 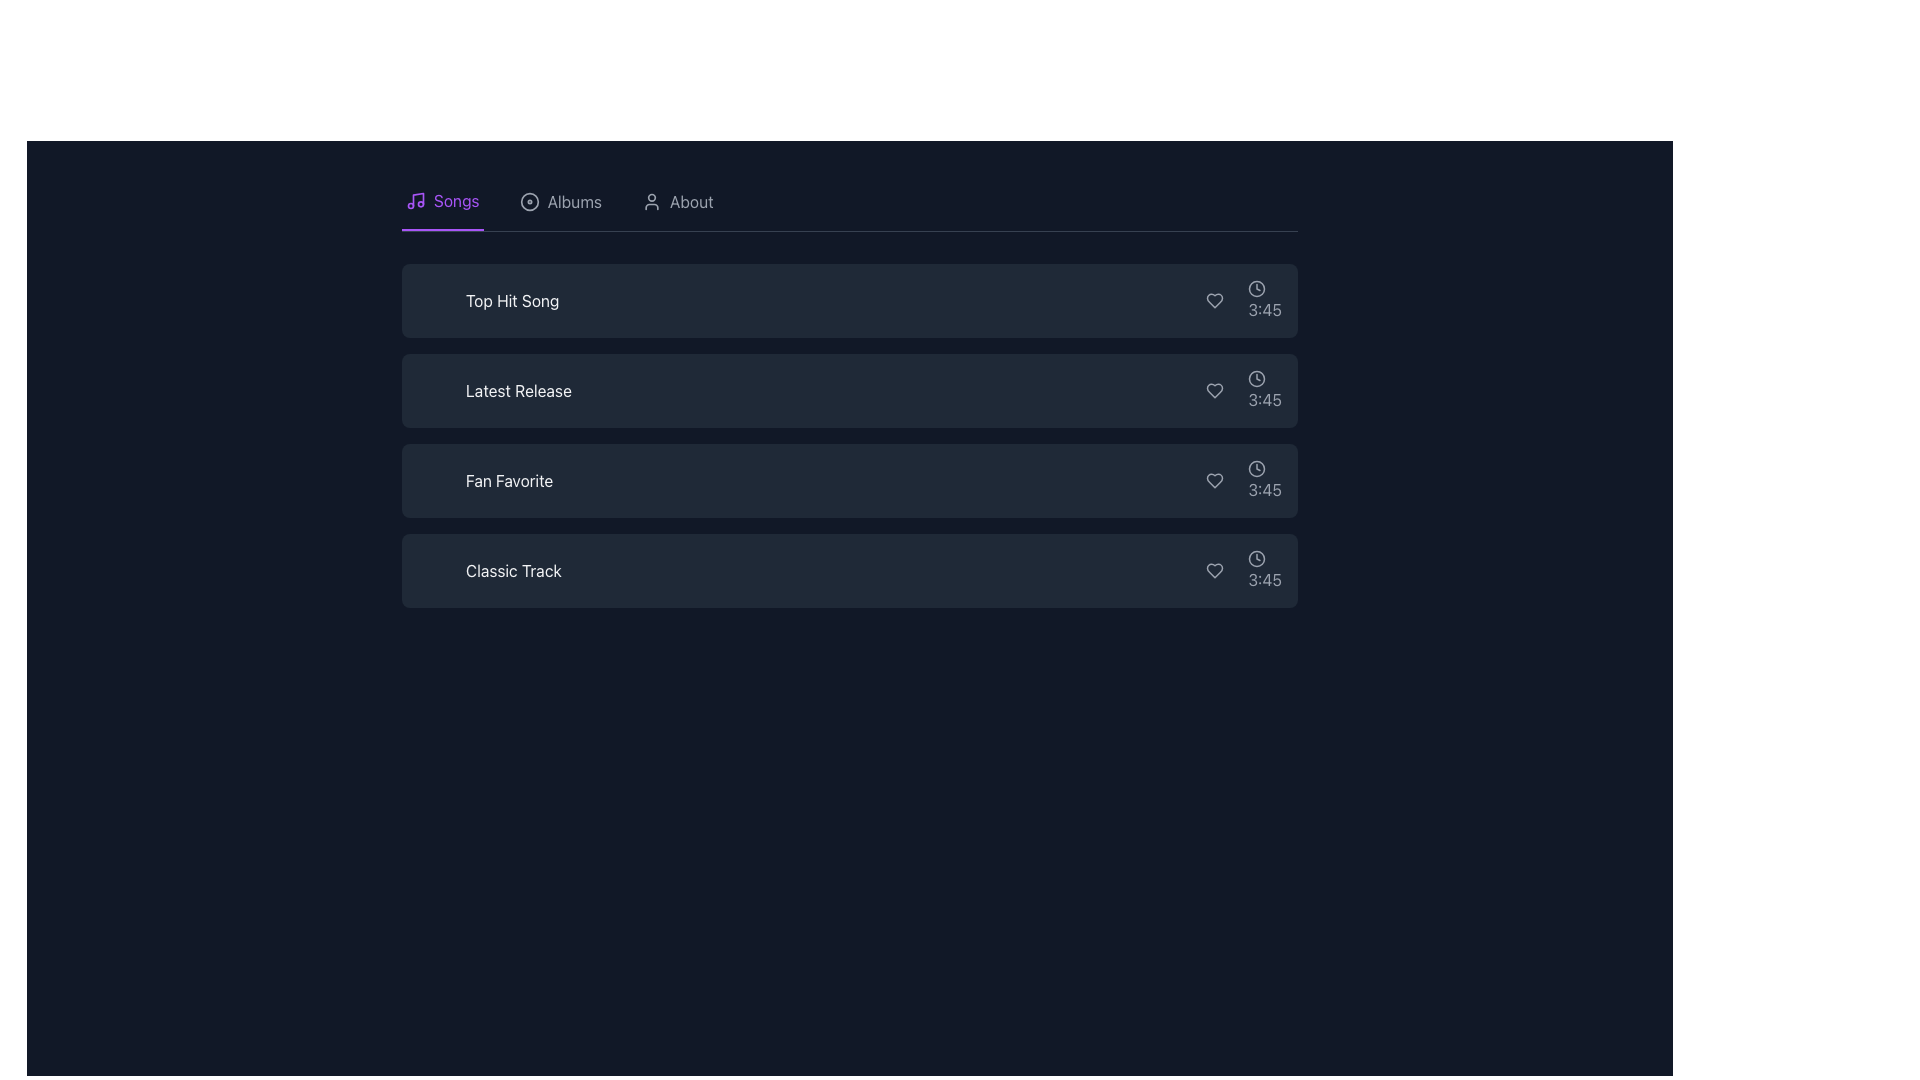 I want to click on the heart icon, so click(x=1214, y=300).